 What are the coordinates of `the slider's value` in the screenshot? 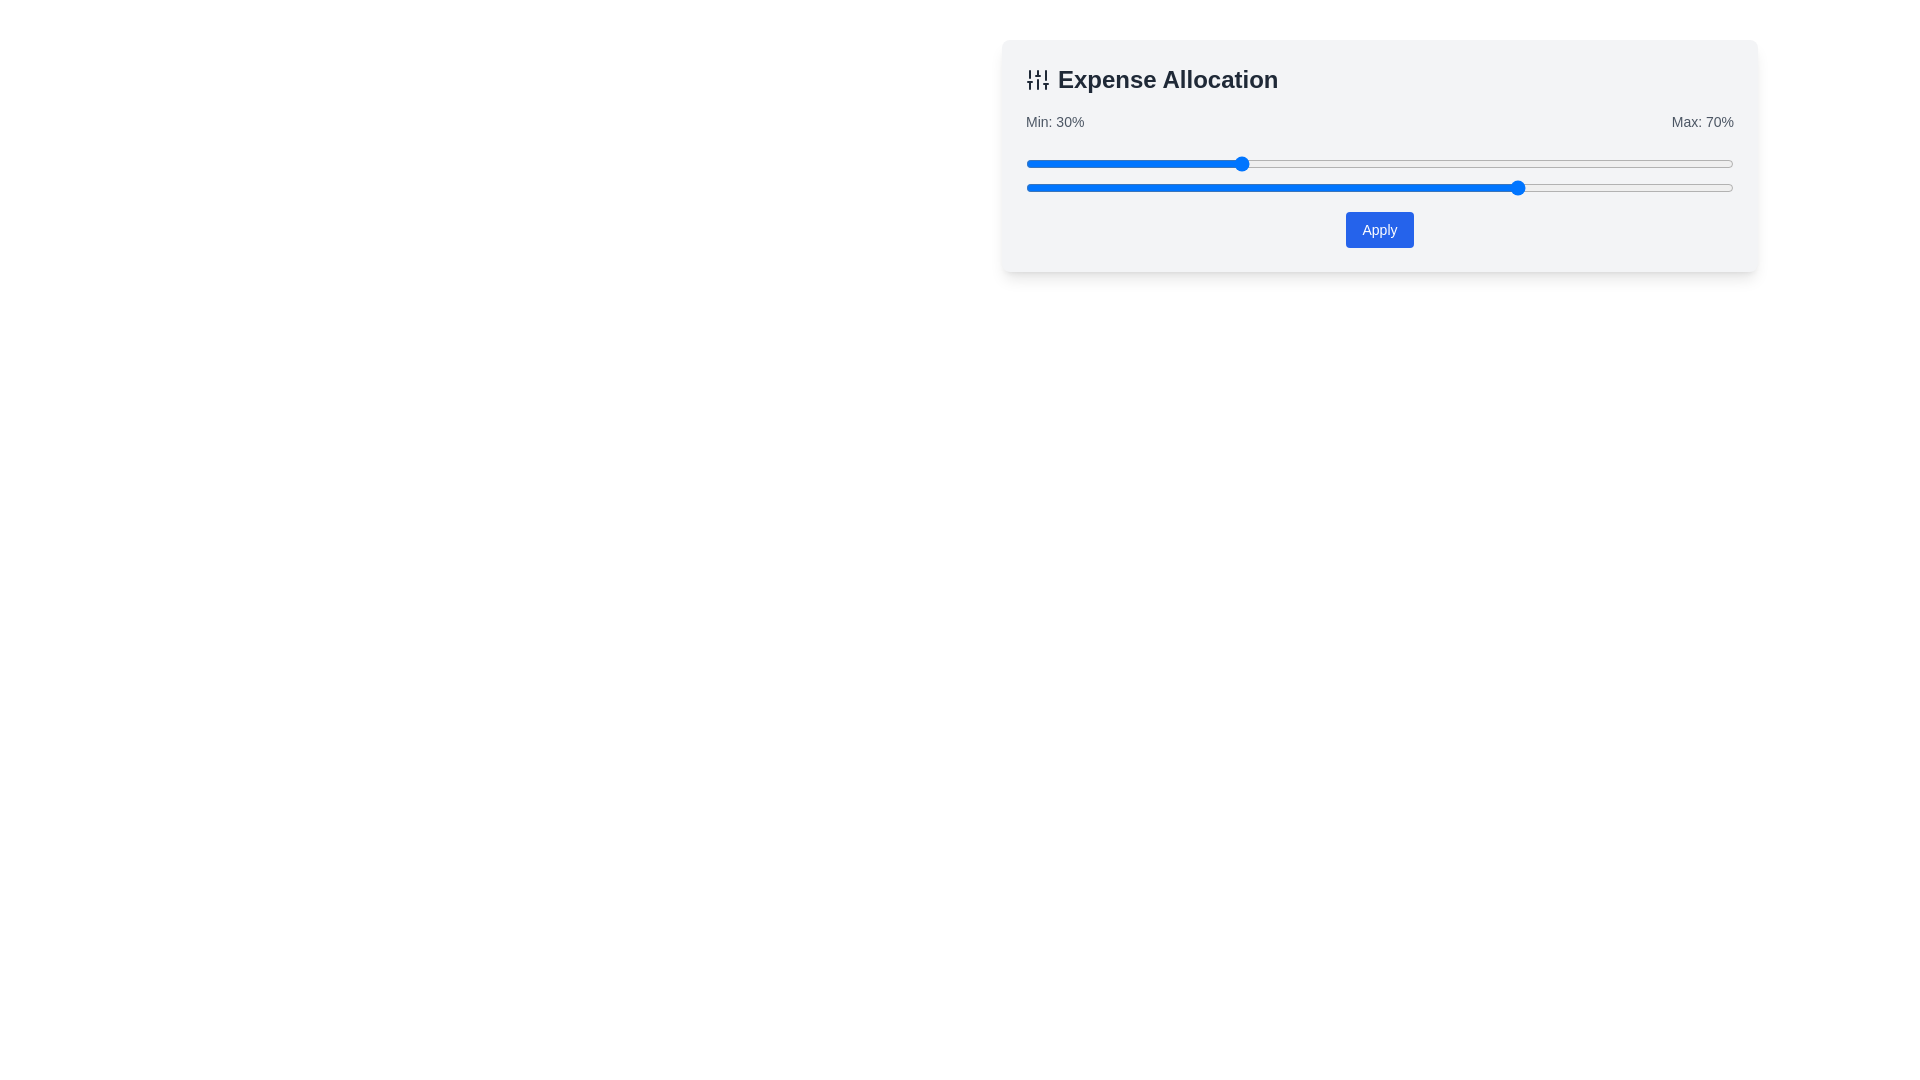 It's located at (1095, 188).